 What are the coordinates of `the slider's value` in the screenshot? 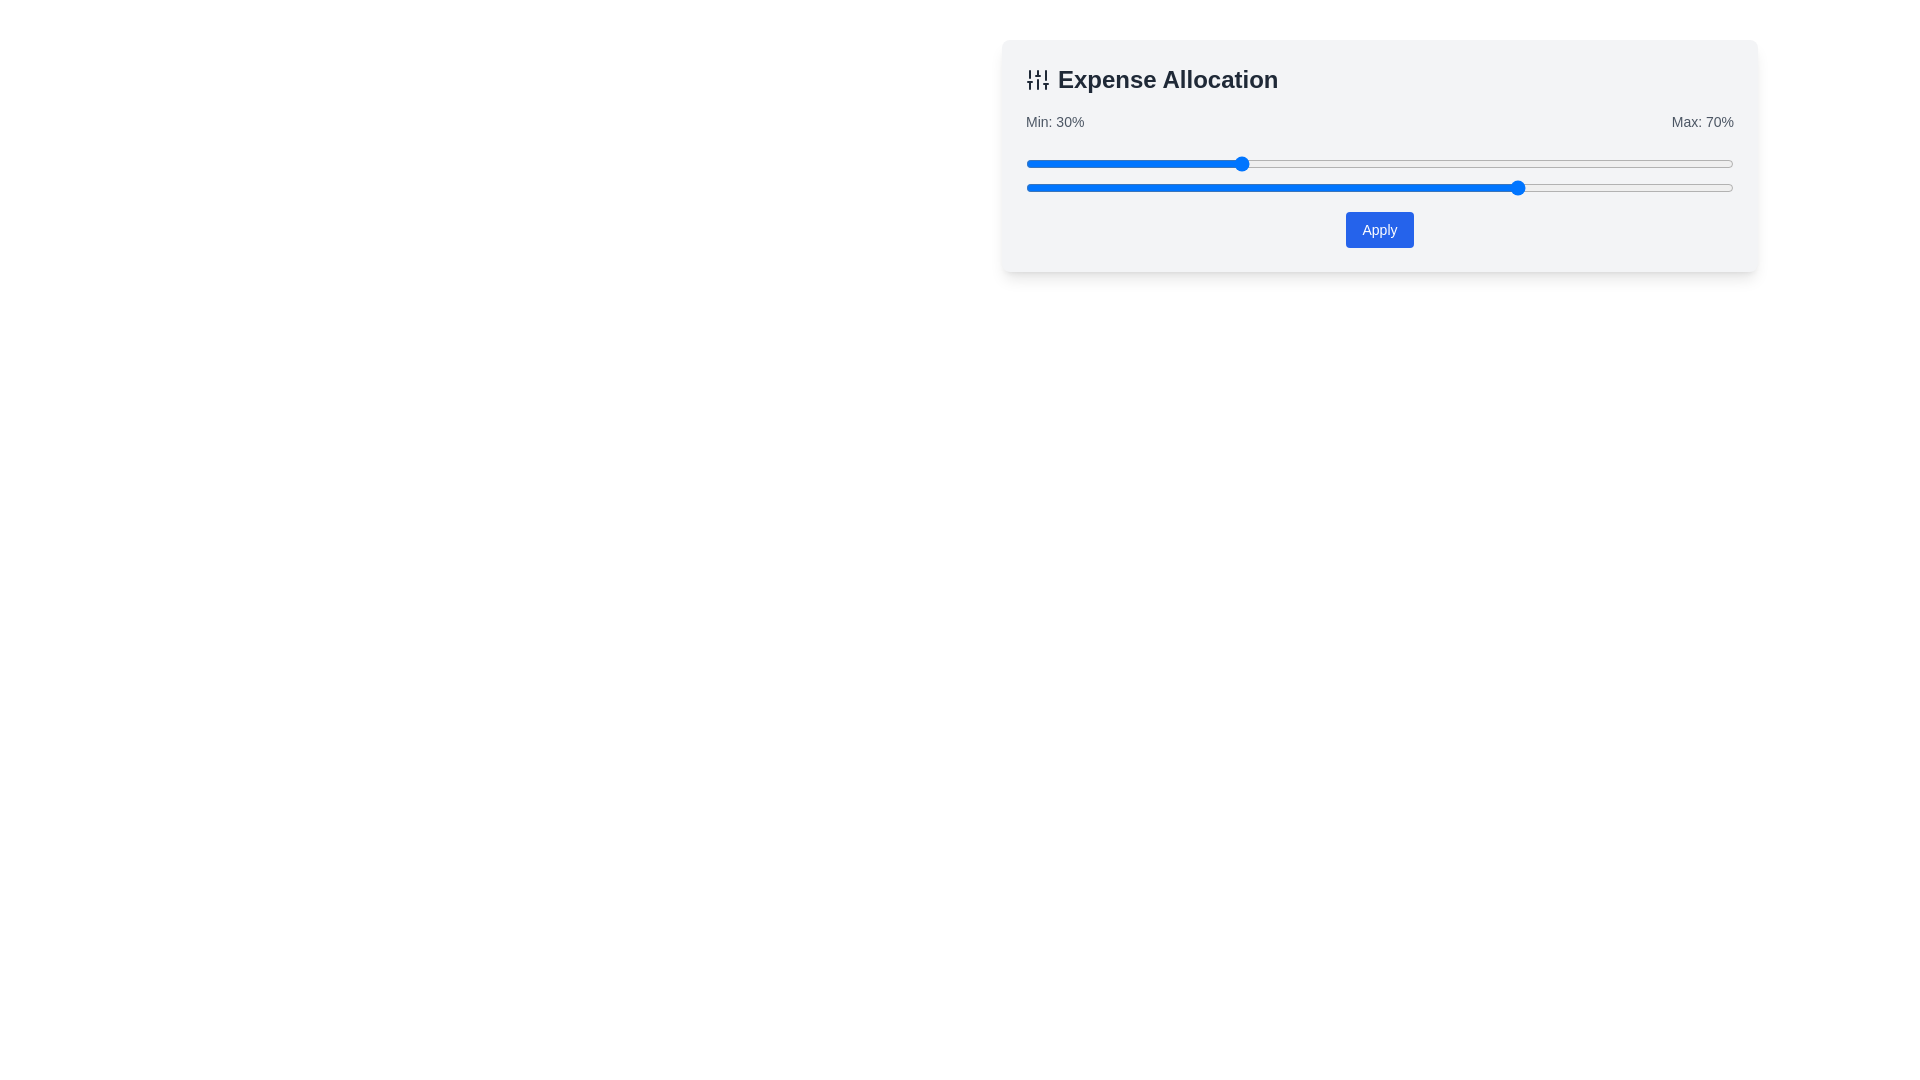 It's located at (1095, 188).